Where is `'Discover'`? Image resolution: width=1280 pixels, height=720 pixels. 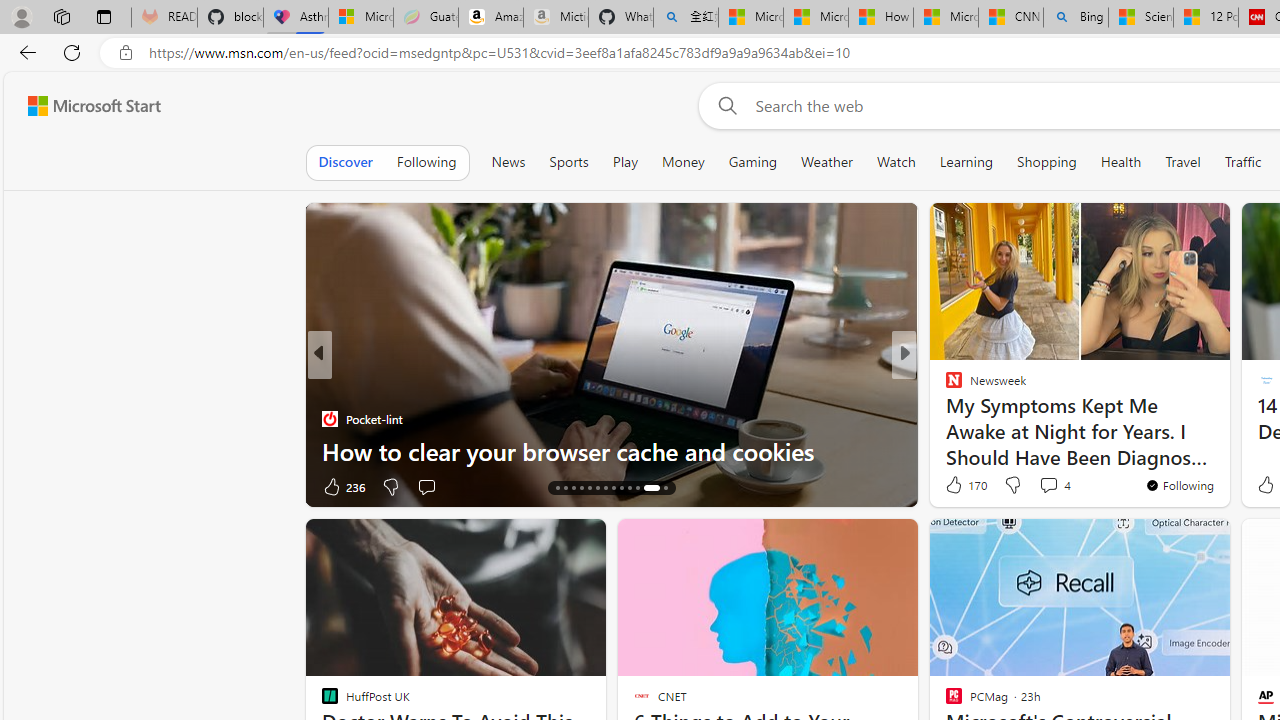 'Discover' is located at coordinates (345, 161).